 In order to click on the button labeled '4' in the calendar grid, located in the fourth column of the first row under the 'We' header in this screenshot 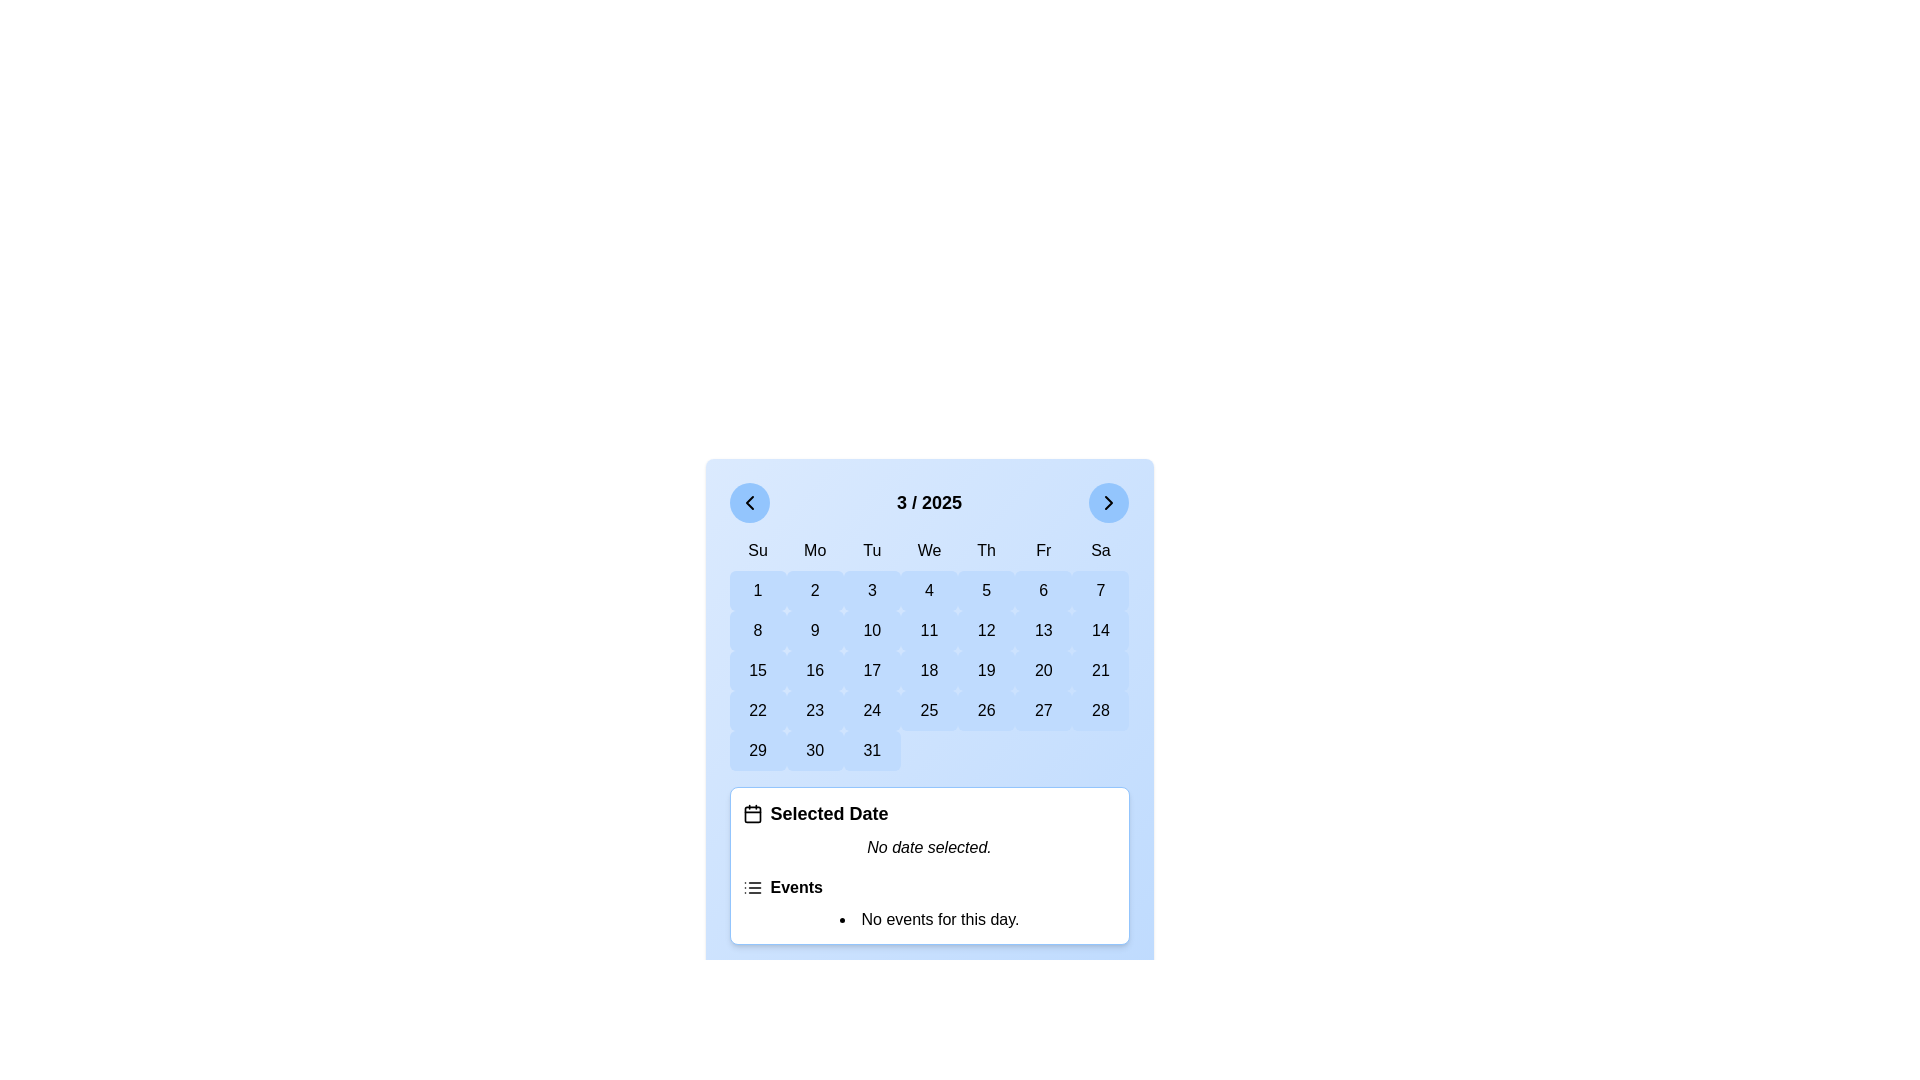, I will do `click(928, 589)`.